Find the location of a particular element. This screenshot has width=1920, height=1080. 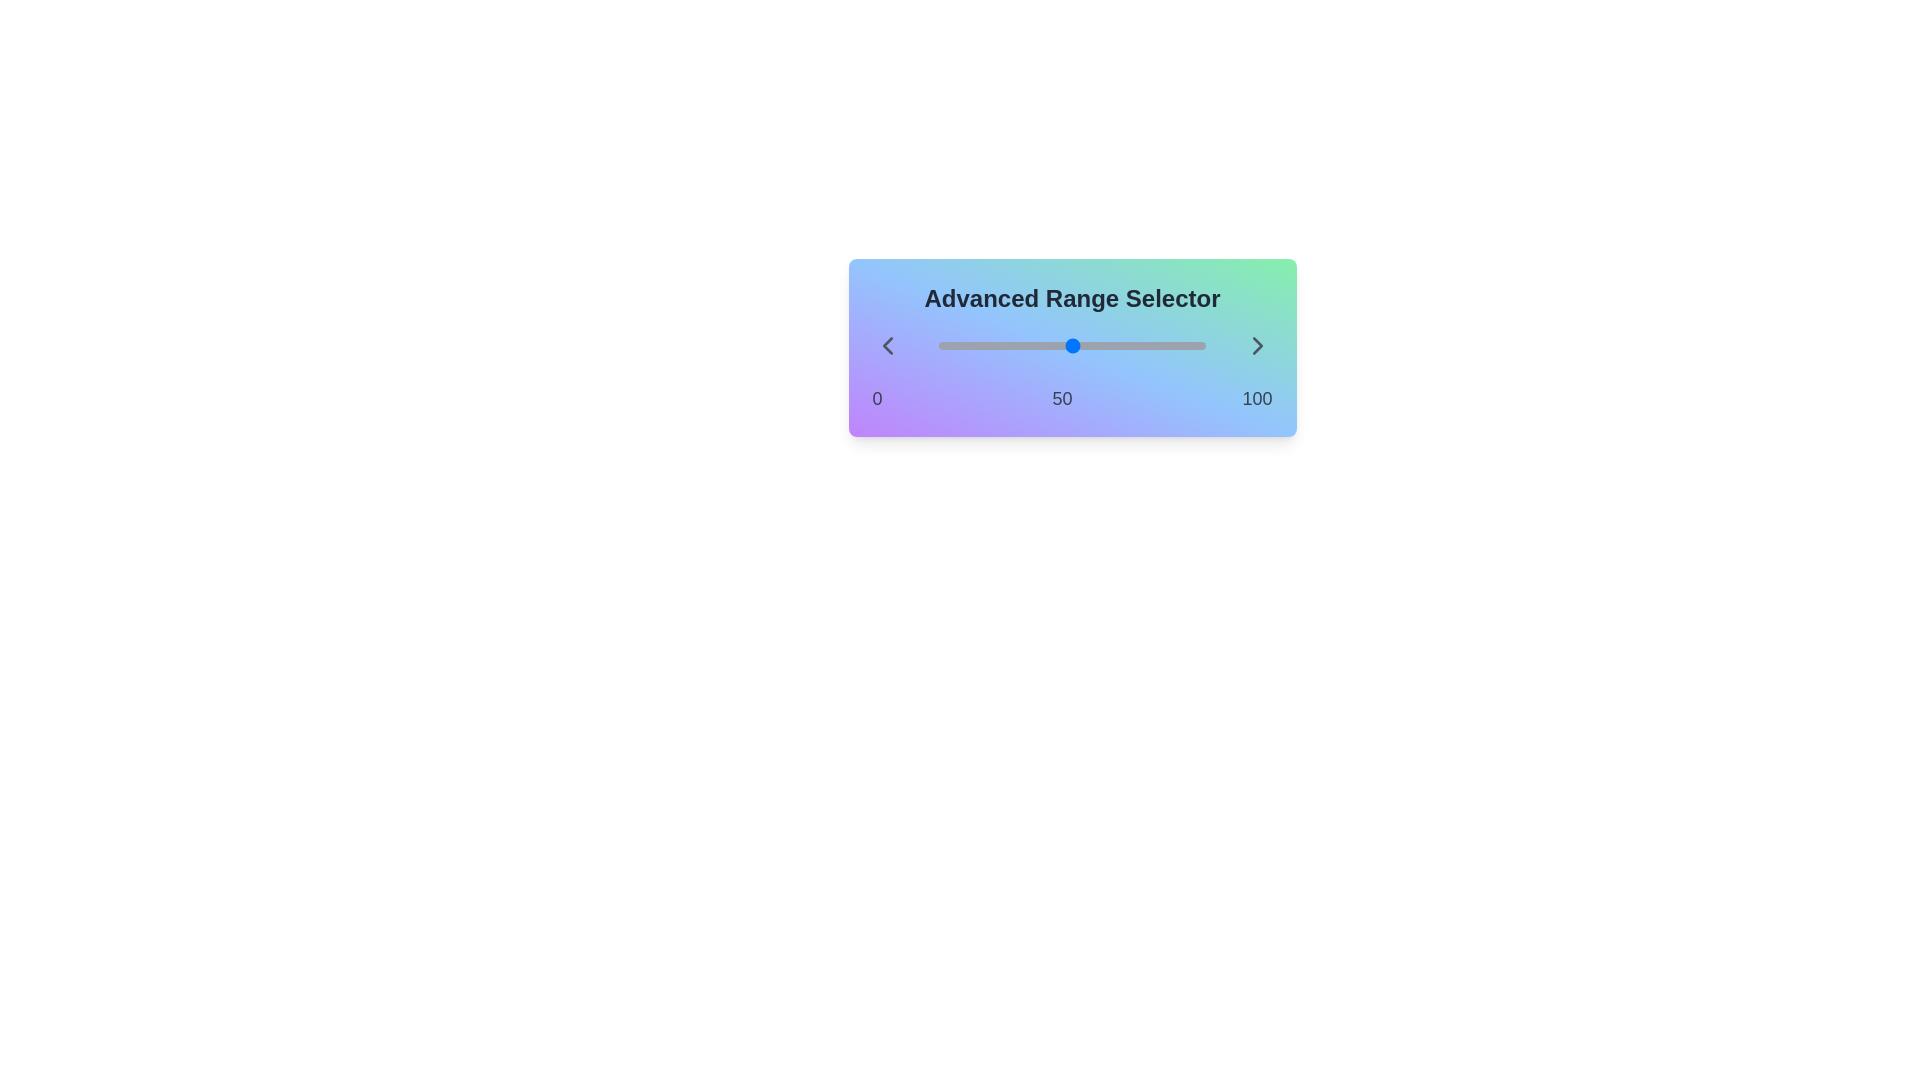

the slider to set the range value to 30 is located at coordinates (938, 345).